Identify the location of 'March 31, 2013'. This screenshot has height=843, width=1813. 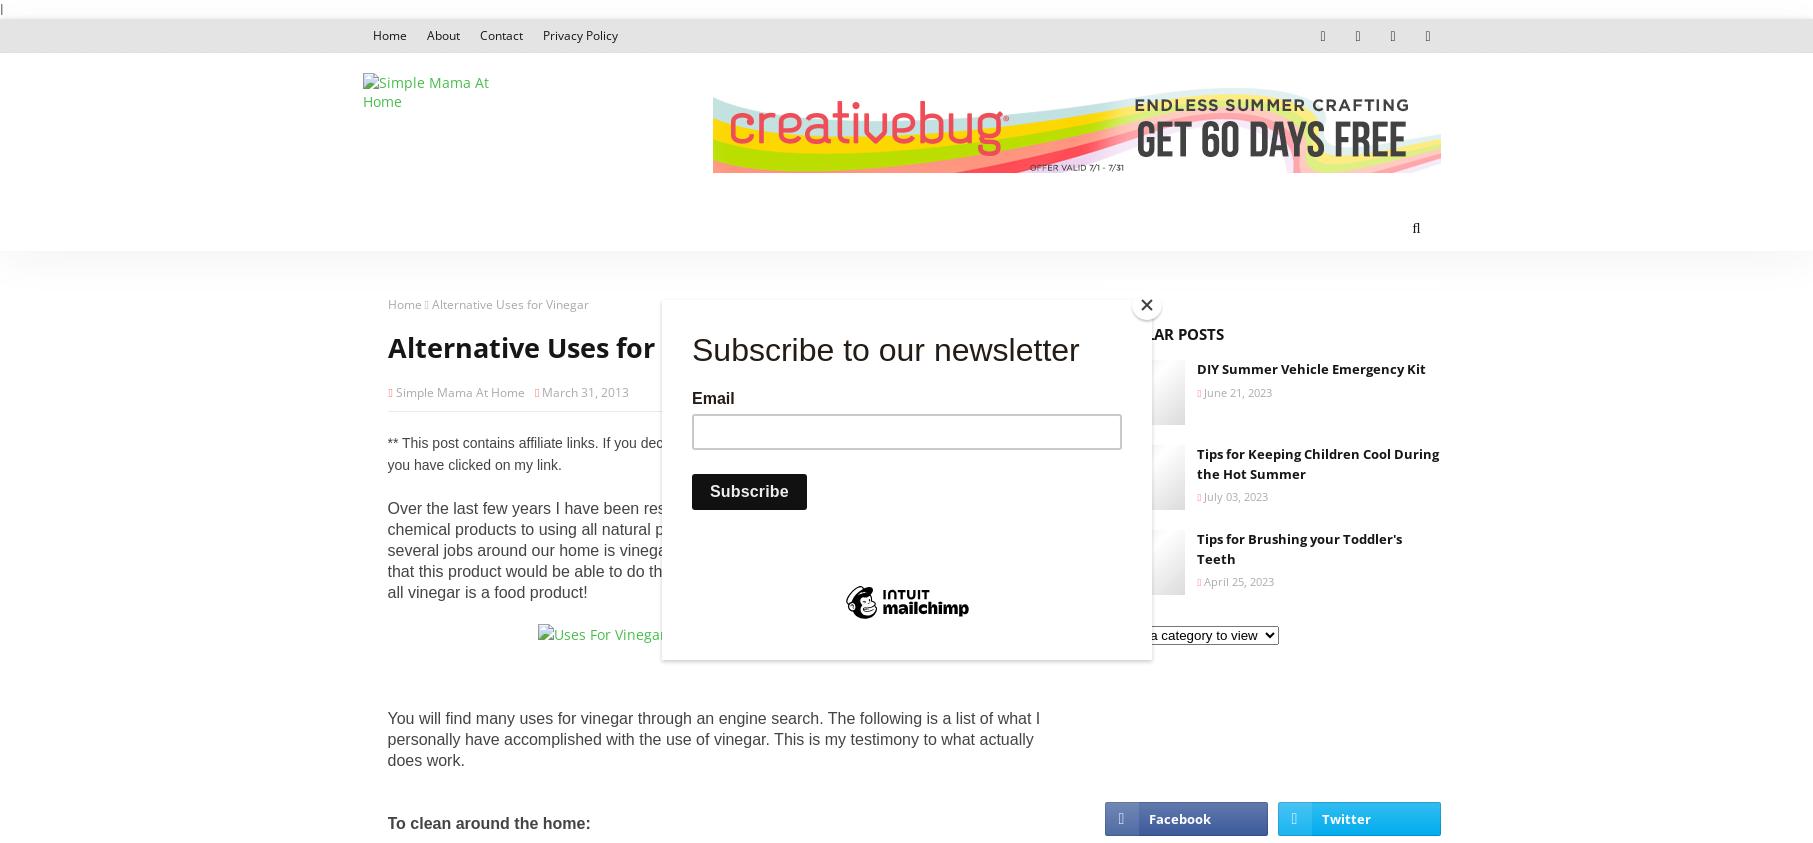
(585, 390).